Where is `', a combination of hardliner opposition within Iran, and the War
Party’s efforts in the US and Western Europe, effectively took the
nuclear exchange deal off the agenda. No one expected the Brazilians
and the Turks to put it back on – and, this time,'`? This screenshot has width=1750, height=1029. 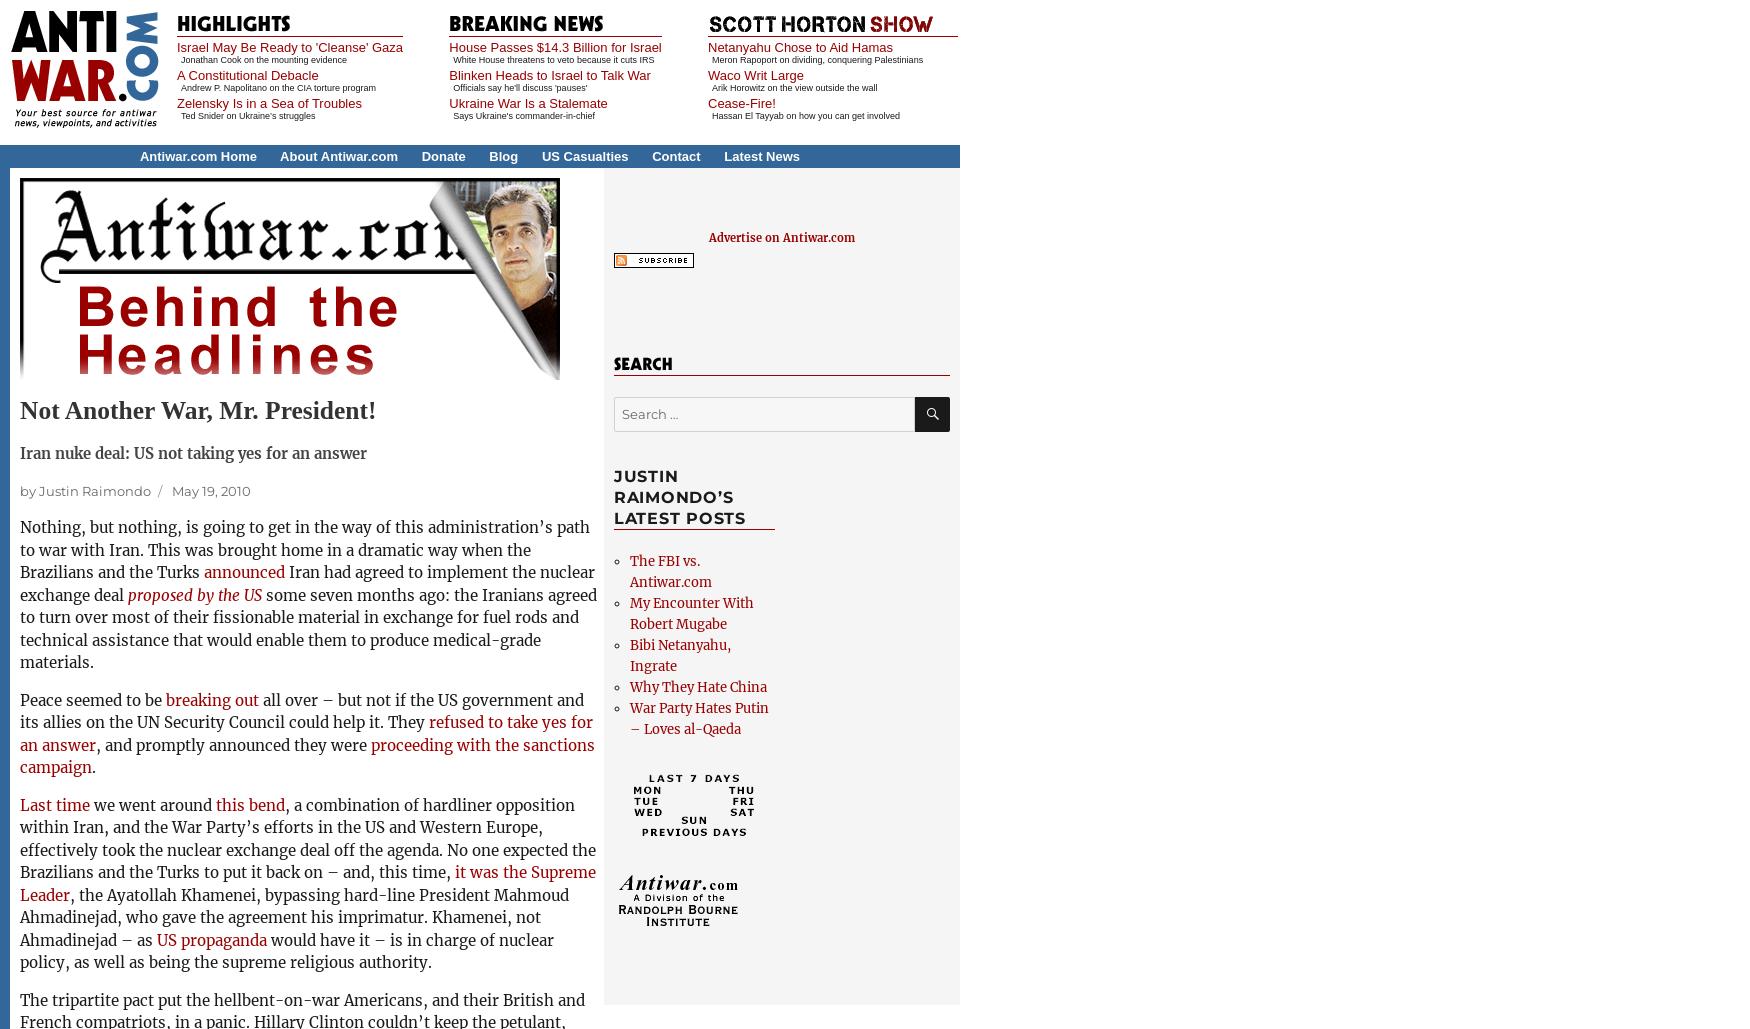 ', a combination of hardliner opposition within Iran, and the War
Party’s efforts in the US and Western Europe, effectively took the
nuclear exchange deal off the agenda. No one expected the Brazilians
and the Turks to put it back on – and, this time,' is located at coordinates (307, 837).